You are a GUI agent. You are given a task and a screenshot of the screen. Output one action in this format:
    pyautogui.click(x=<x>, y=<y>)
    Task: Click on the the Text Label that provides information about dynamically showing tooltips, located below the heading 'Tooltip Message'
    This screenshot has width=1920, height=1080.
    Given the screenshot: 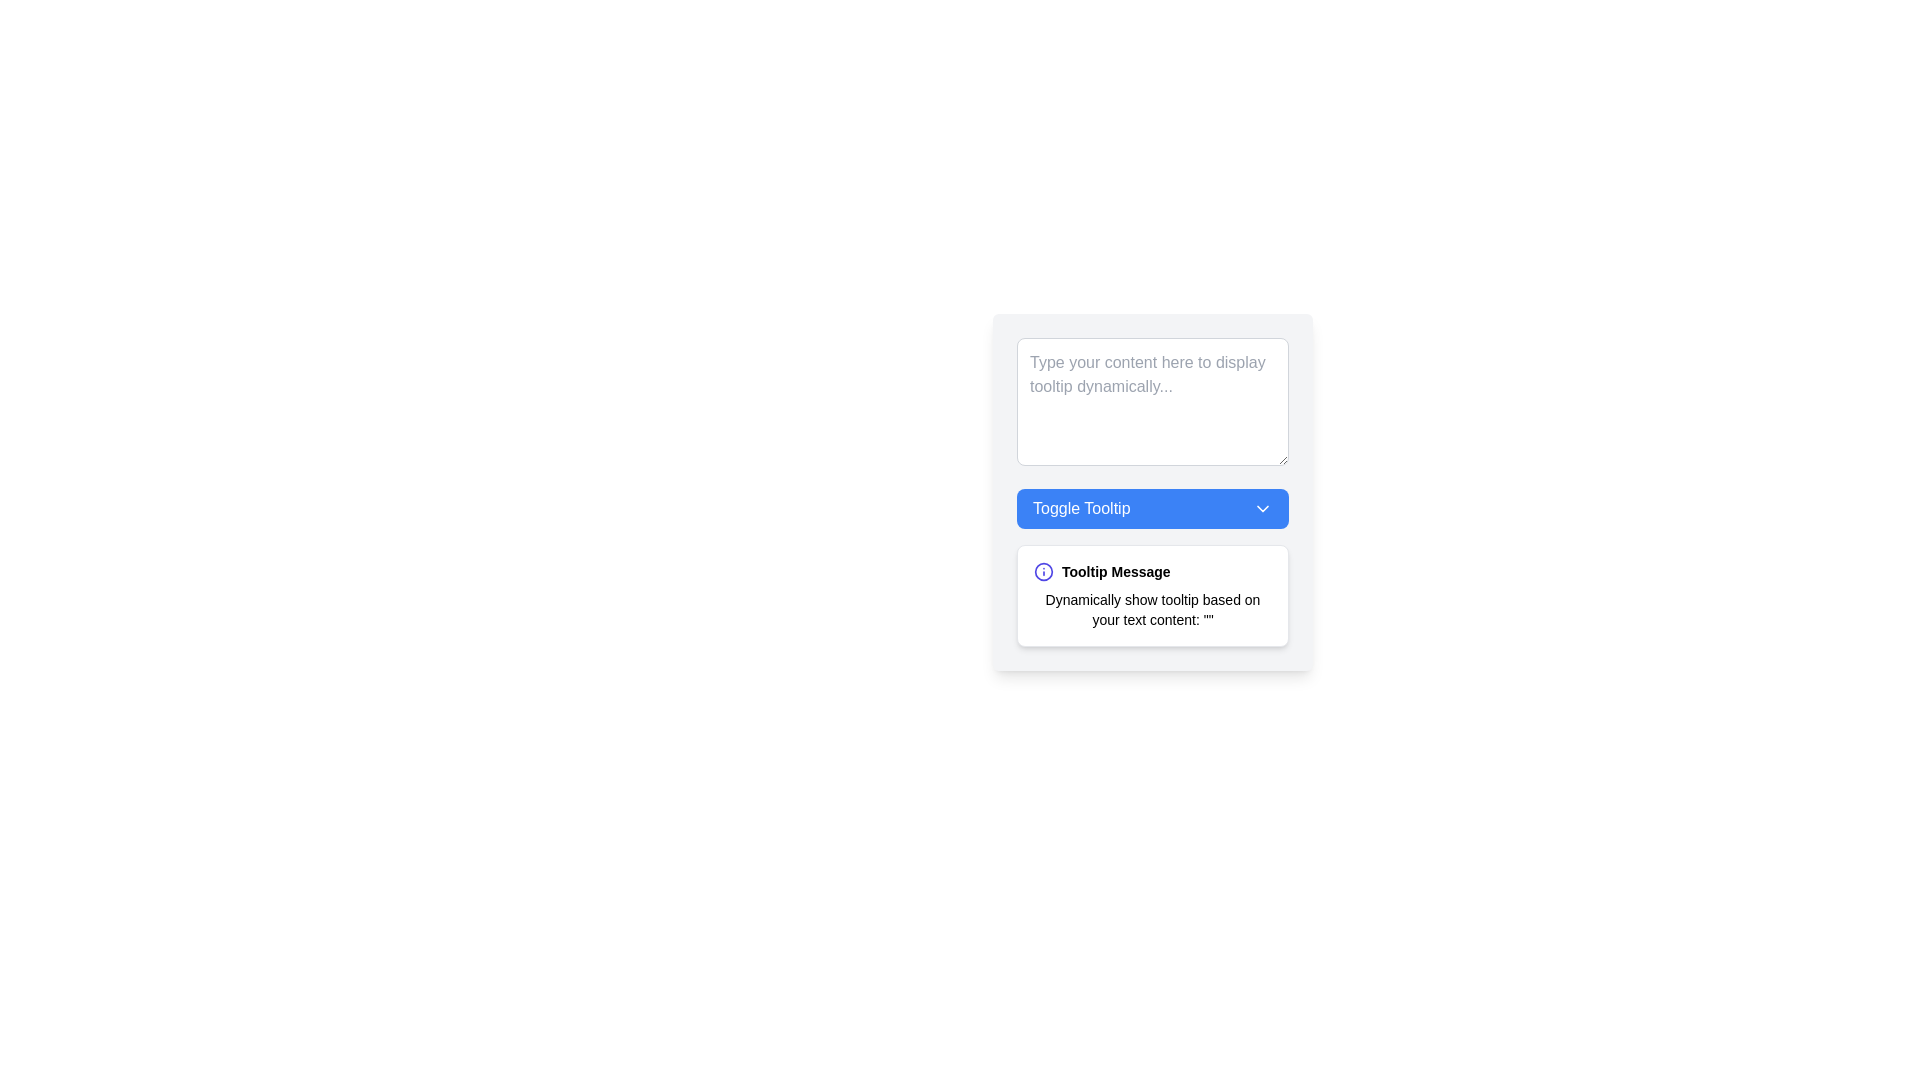 What is the action you would take?
    pyautogui.click(x=1152, y=608)
    